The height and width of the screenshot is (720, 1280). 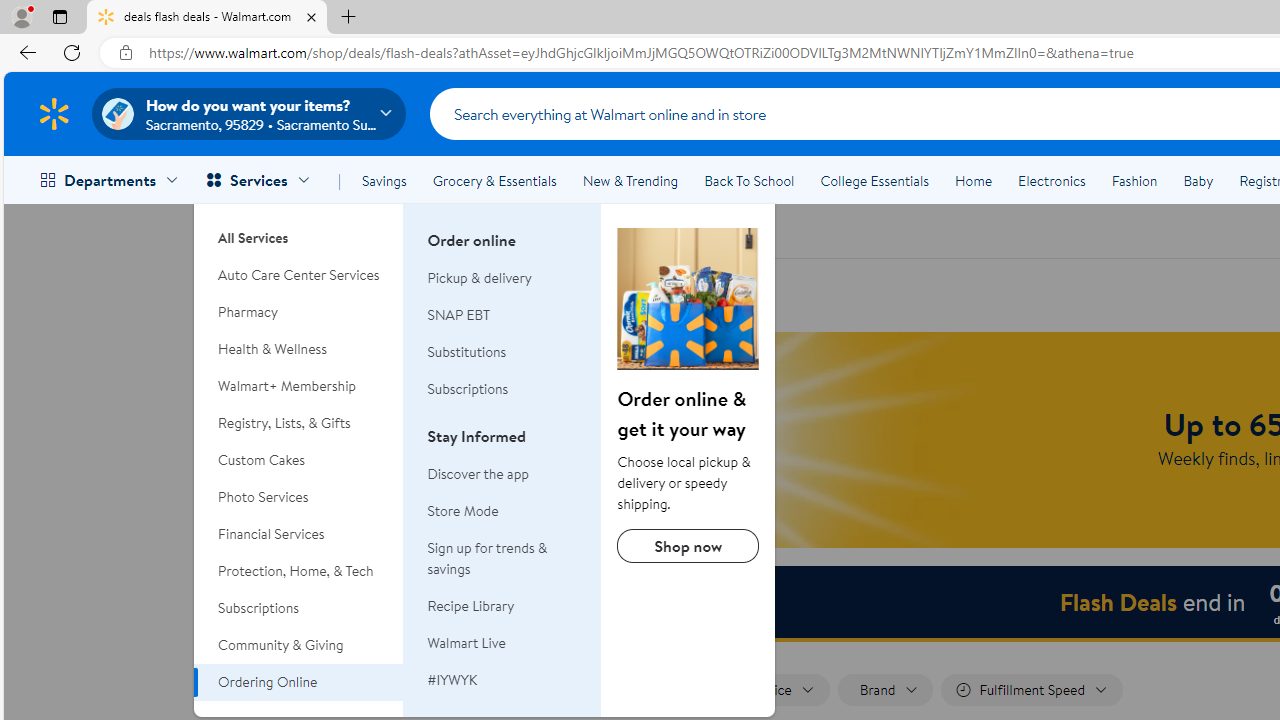 What do you see at coordinates (503, 474) in the screenshot?
I see `'Discover the app'` at bounding box center [503, 474].